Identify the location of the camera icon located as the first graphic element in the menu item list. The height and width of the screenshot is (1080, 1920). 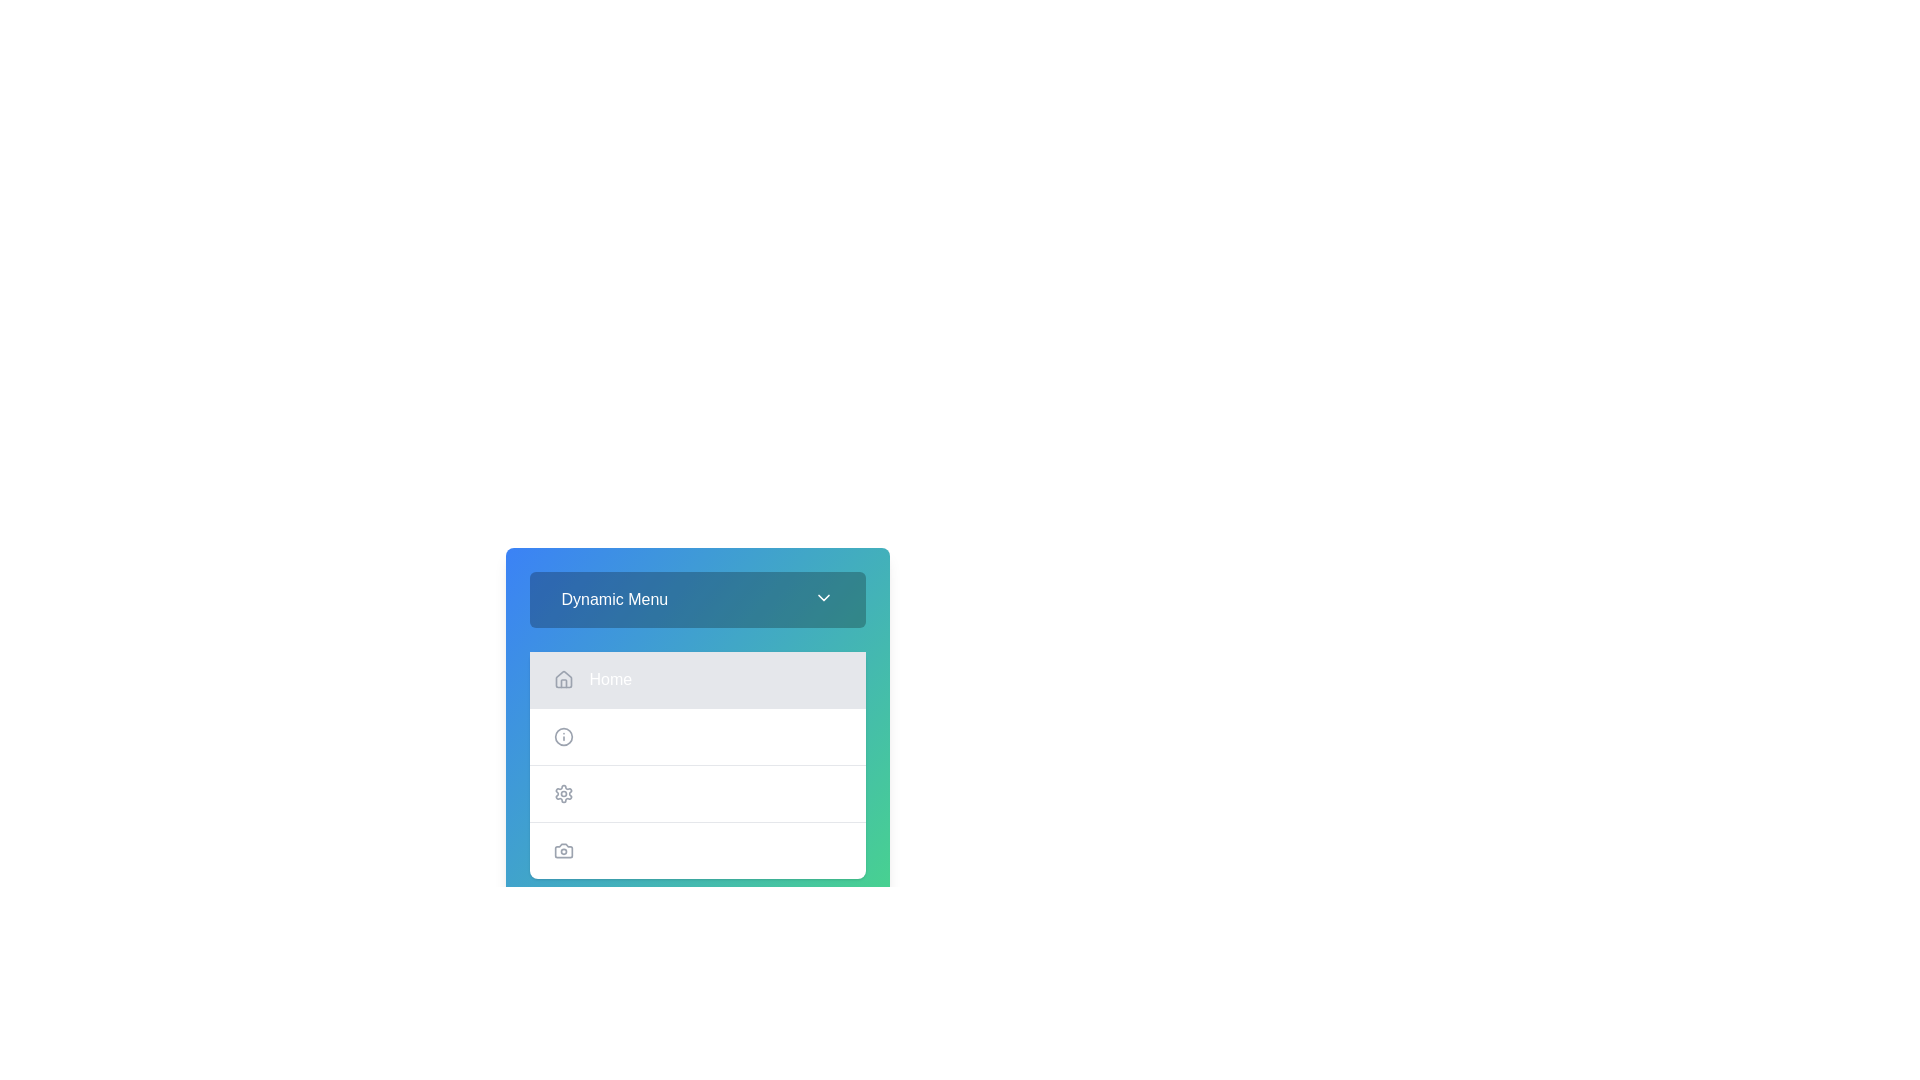
(562, 851).